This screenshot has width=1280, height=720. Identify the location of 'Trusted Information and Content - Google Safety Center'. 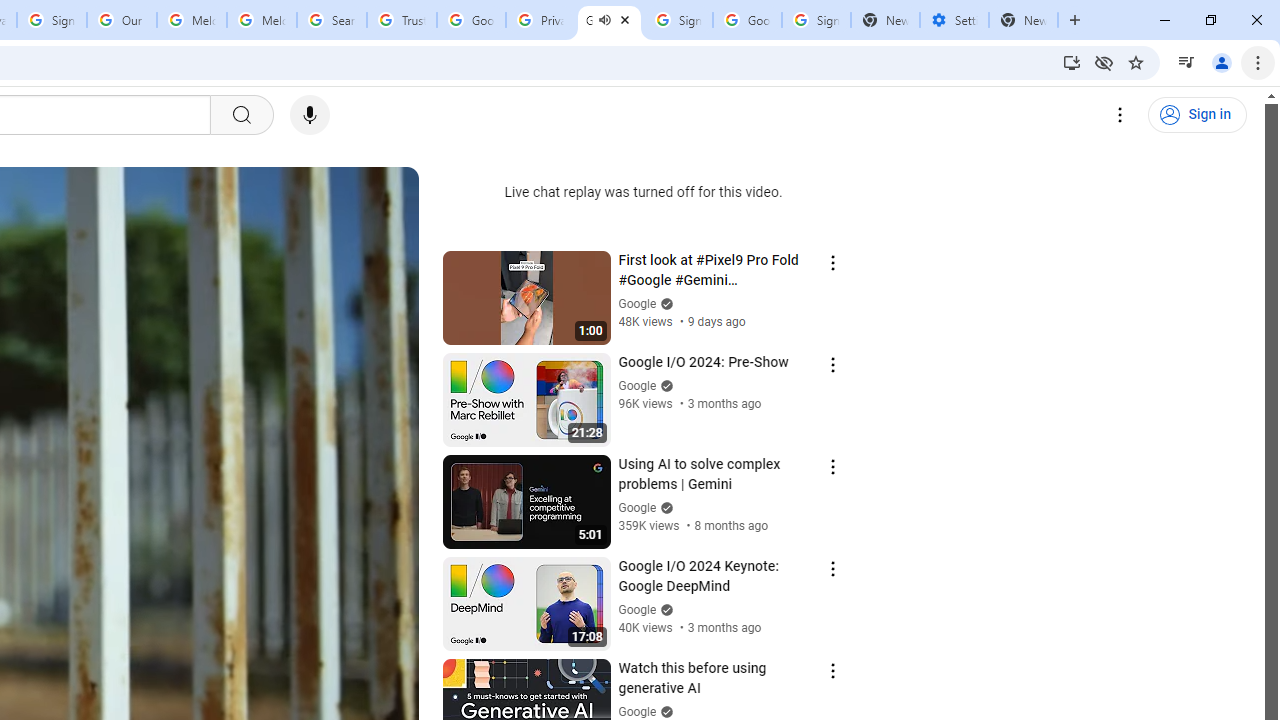
(400, 20).